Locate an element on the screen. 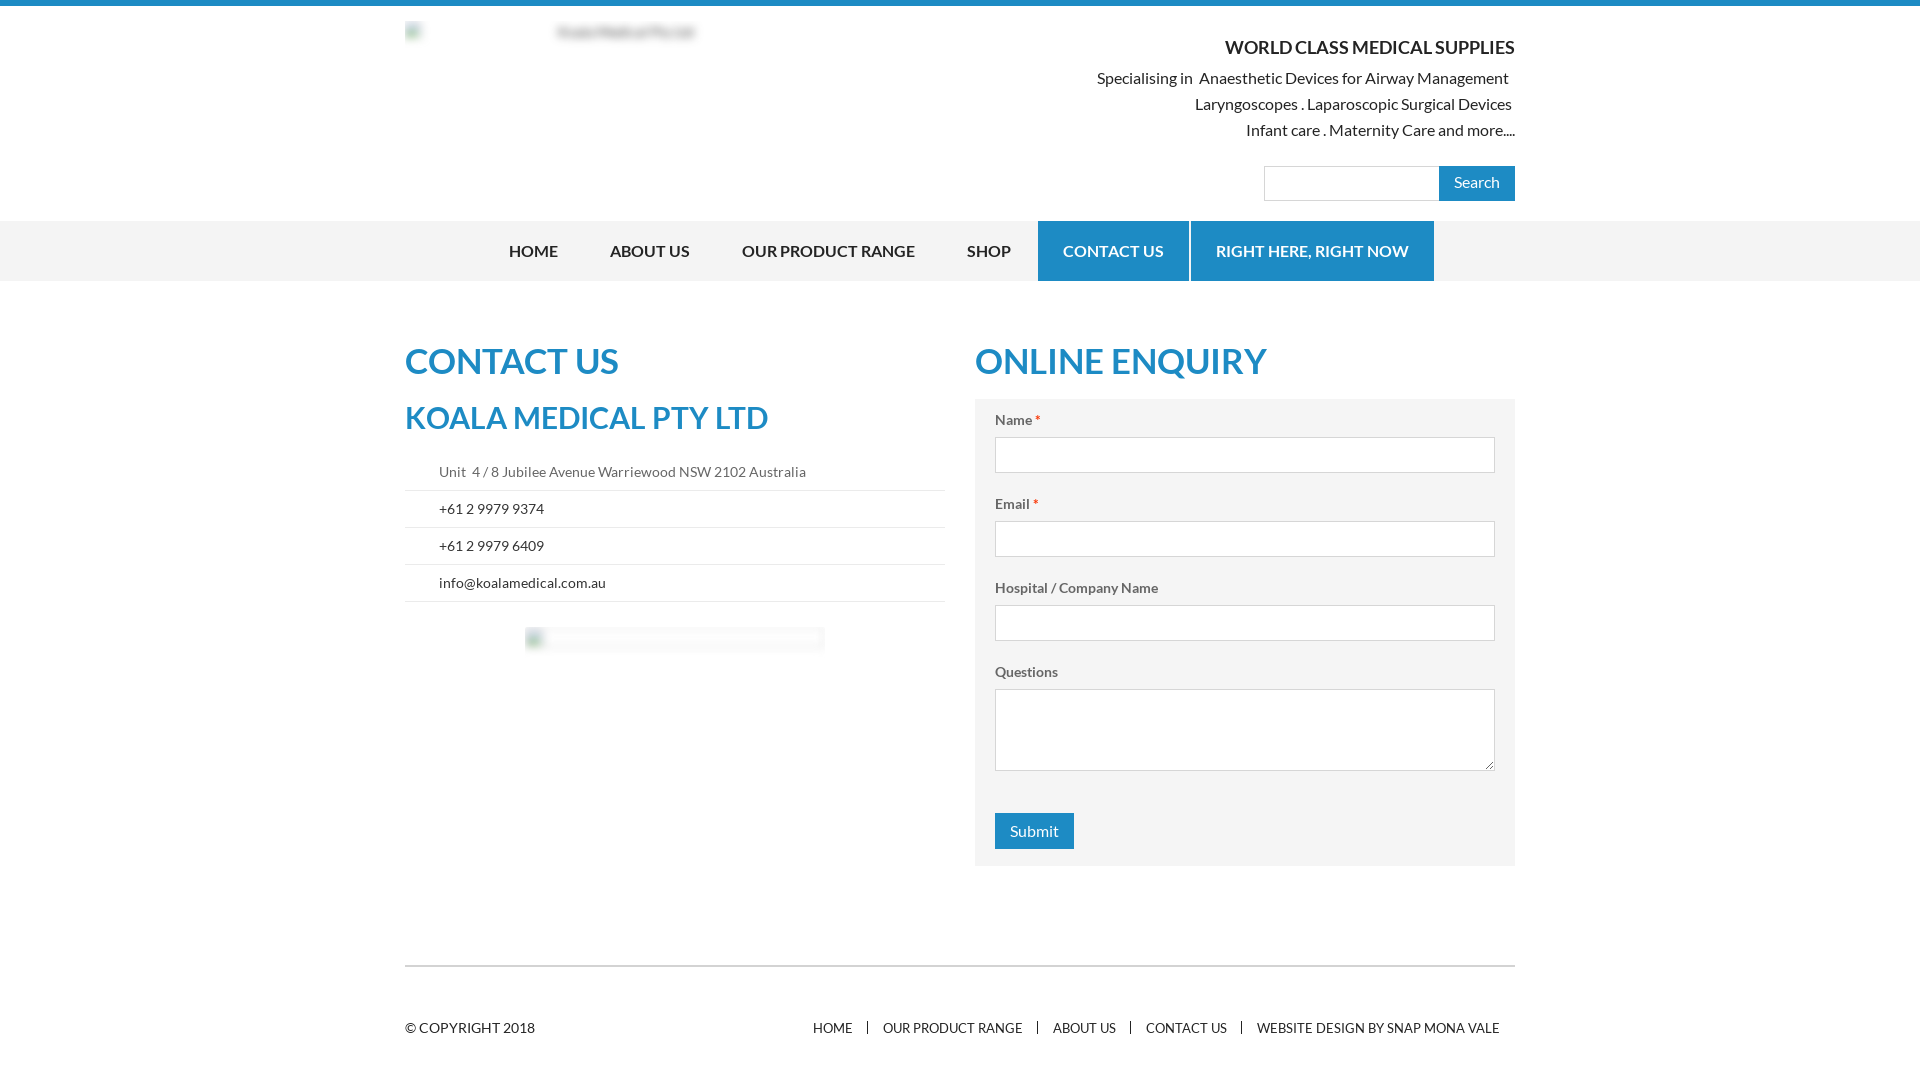  'WEBSITE DESIGN BY SNAP MONA VALE' is located at coordinates (1377, 1028).